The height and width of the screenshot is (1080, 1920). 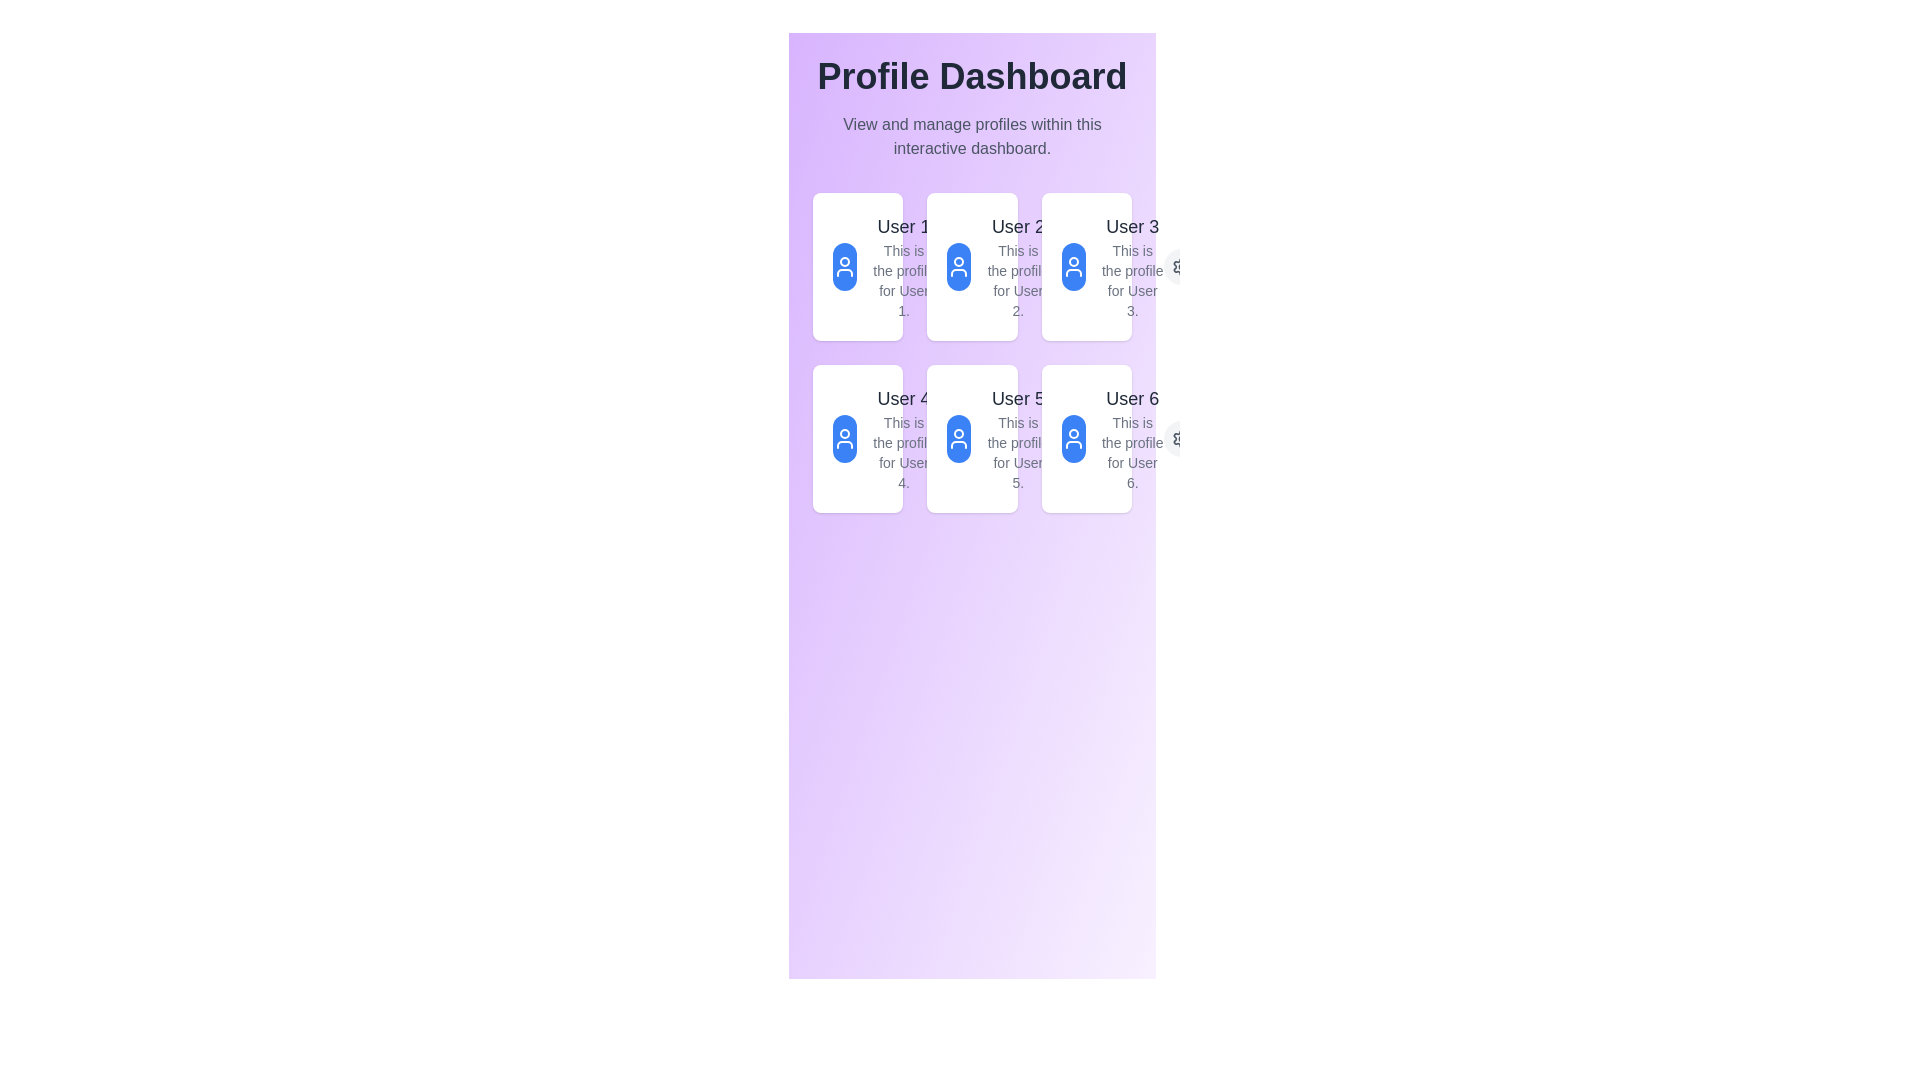 I want to click on the textual component displaying the sentence: 'This is the profile for User 6.' which is styled with a smaller font and gray color, located beneath the user's name in the card for 'User 6', so click(x=1132, y=452).